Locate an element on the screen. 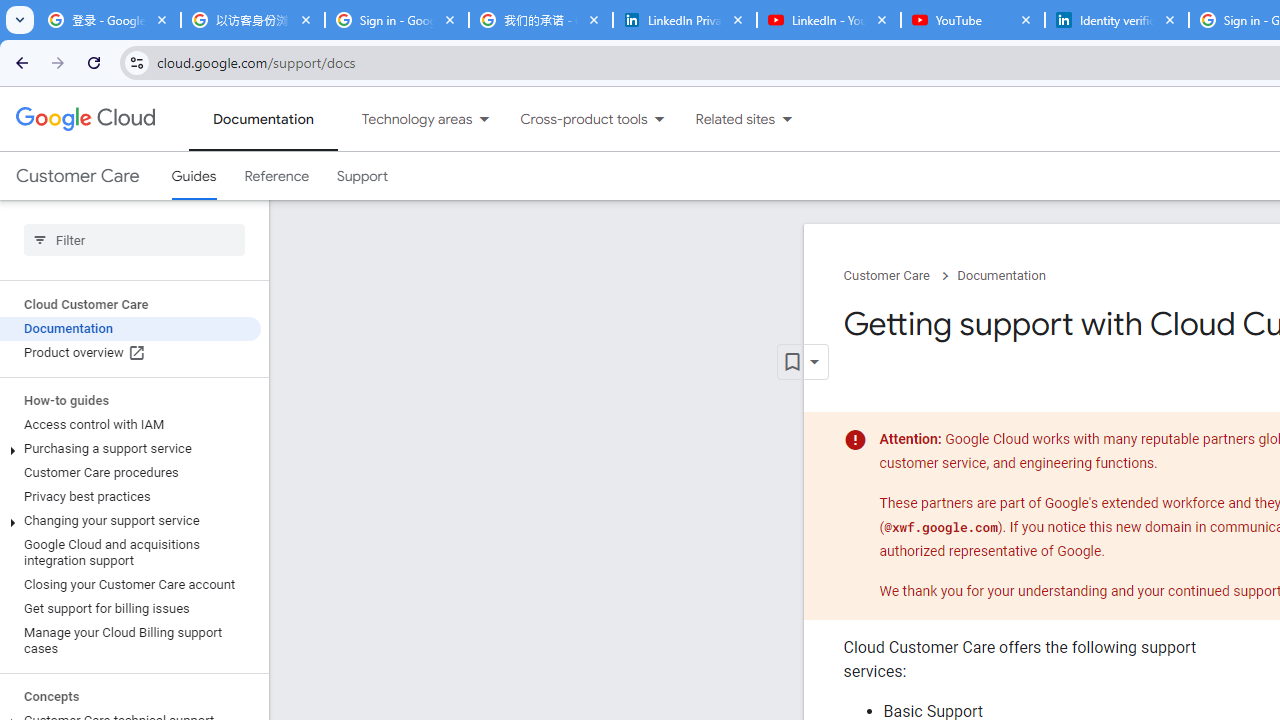 This screenshot has height=720, width=1280. 'Type to filter' is located at coordinates (133, 239).